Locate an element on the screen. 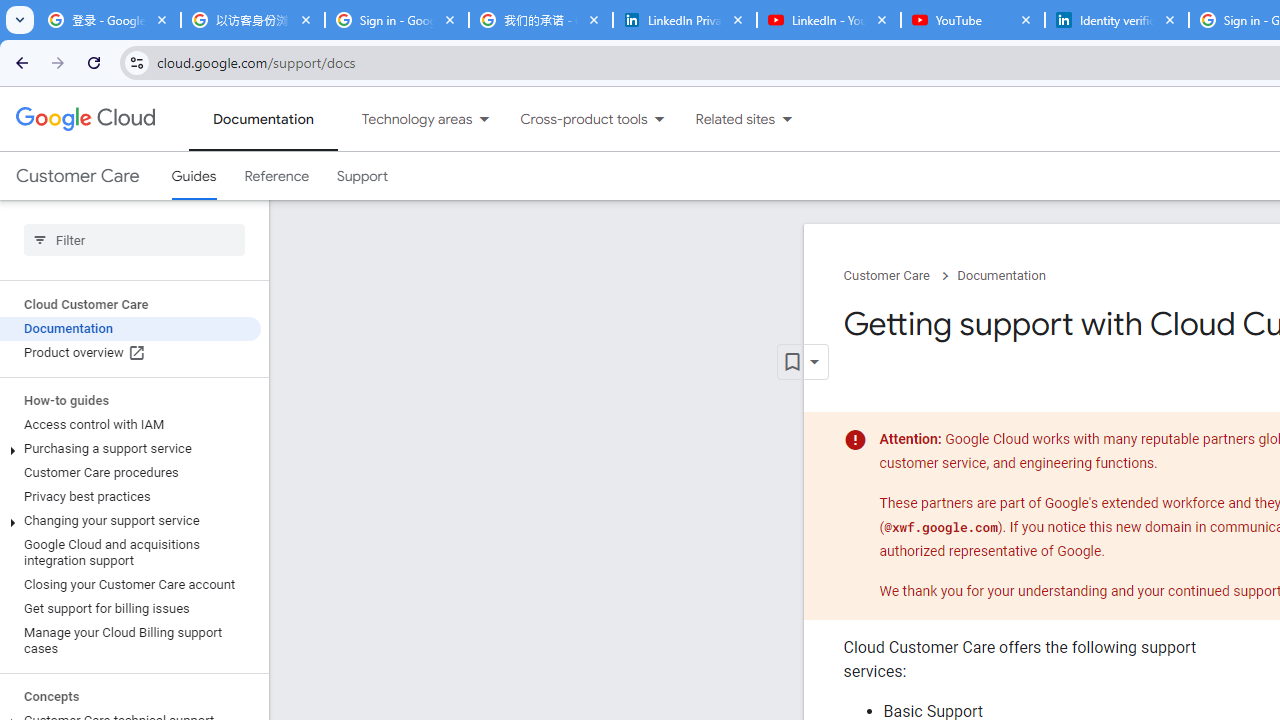 This screenshot has height=720, width=1280. 'Type to filter' is located at coordinates (133, 239).